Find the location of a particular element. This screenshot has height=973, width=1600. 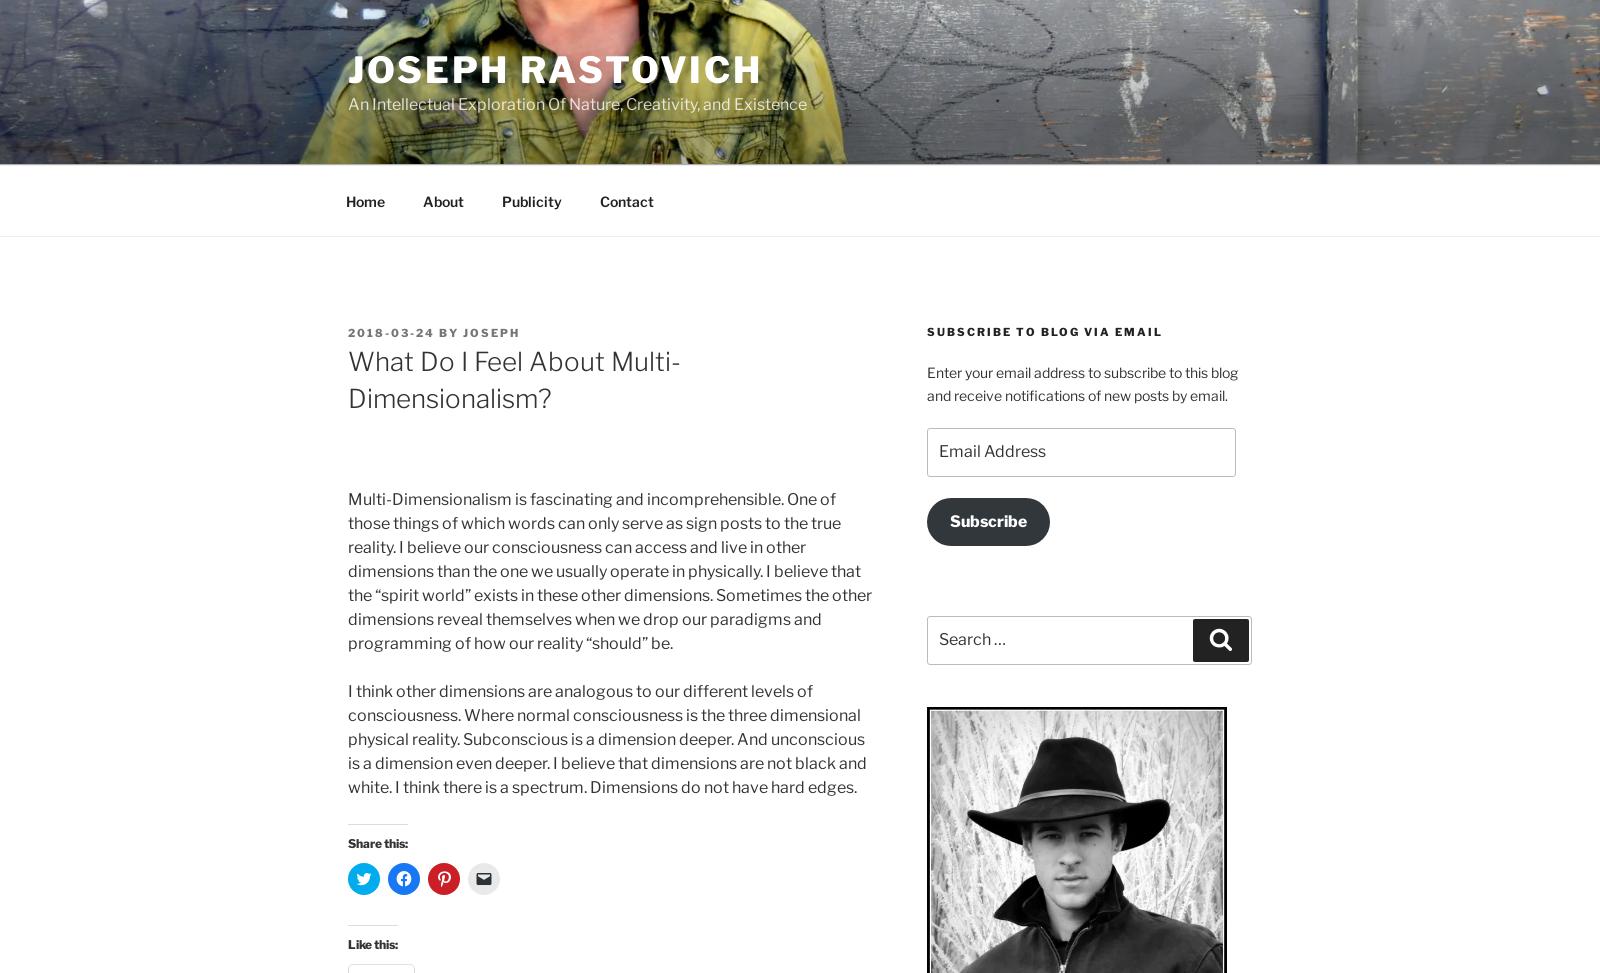

'Publicity' is located at coordinates (530, 200).